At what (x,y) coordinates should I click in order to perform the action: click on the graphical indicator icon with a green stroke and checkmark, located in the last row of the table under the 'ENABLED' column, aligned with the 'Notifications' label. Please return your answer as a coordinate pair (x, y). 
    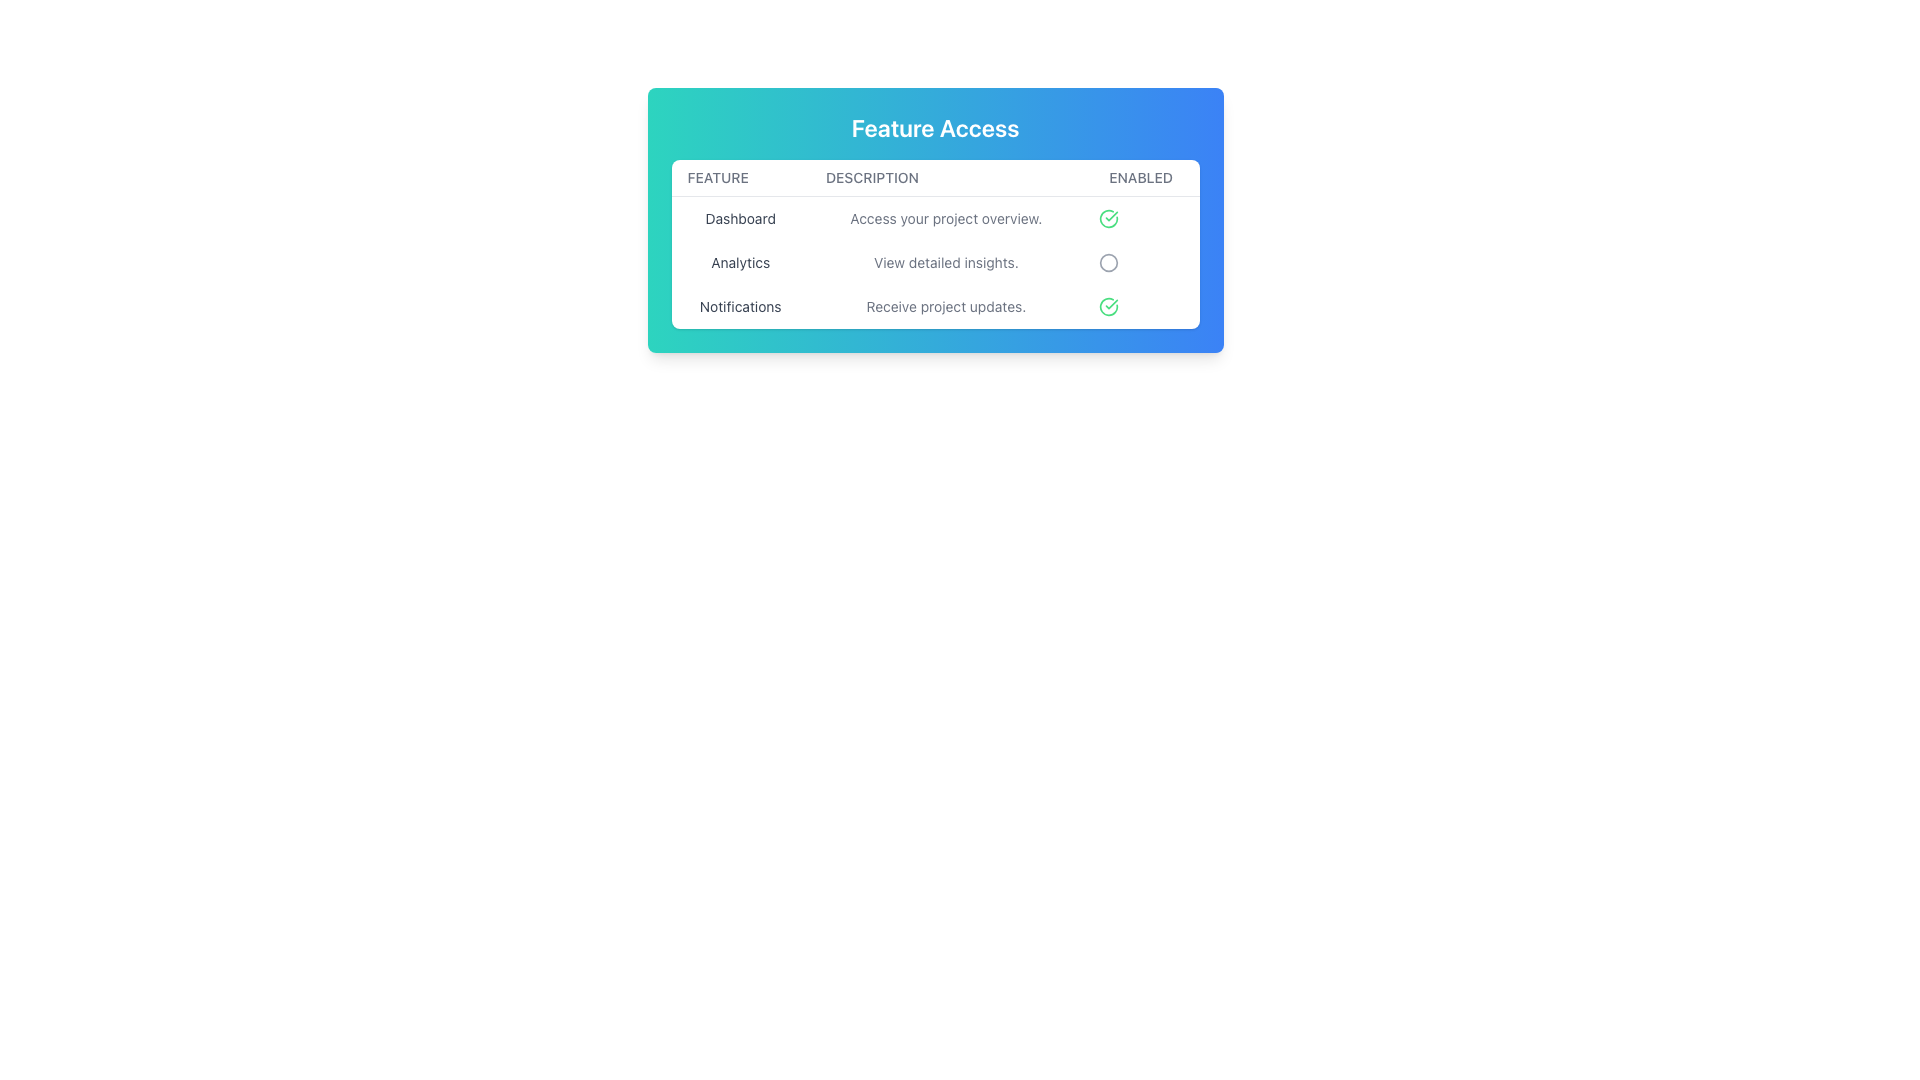
    Looking at the image, I should click on (1107, 307).